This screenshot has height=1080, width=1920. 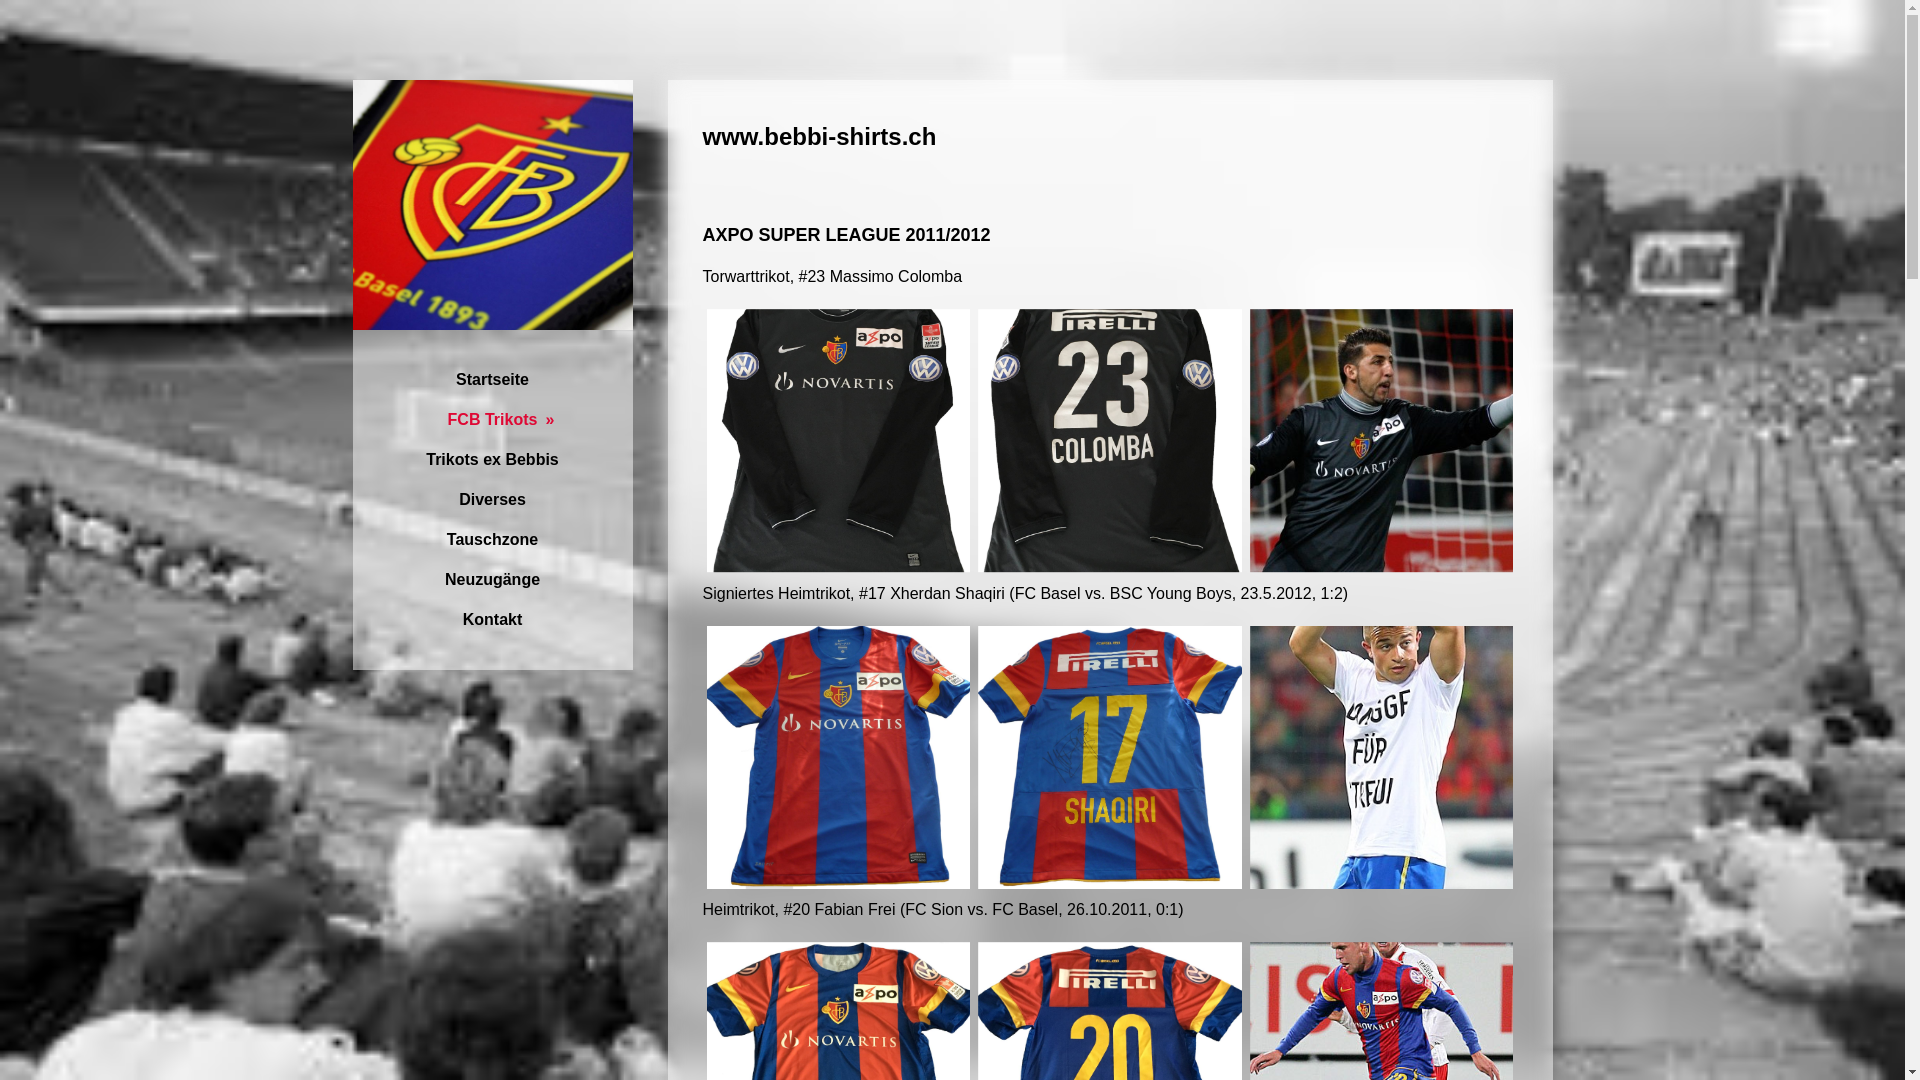 What do you see at coordinates (491, 419) in the screenshot?
I see `'FCB Trikots'` at bounding box center [491, 419].